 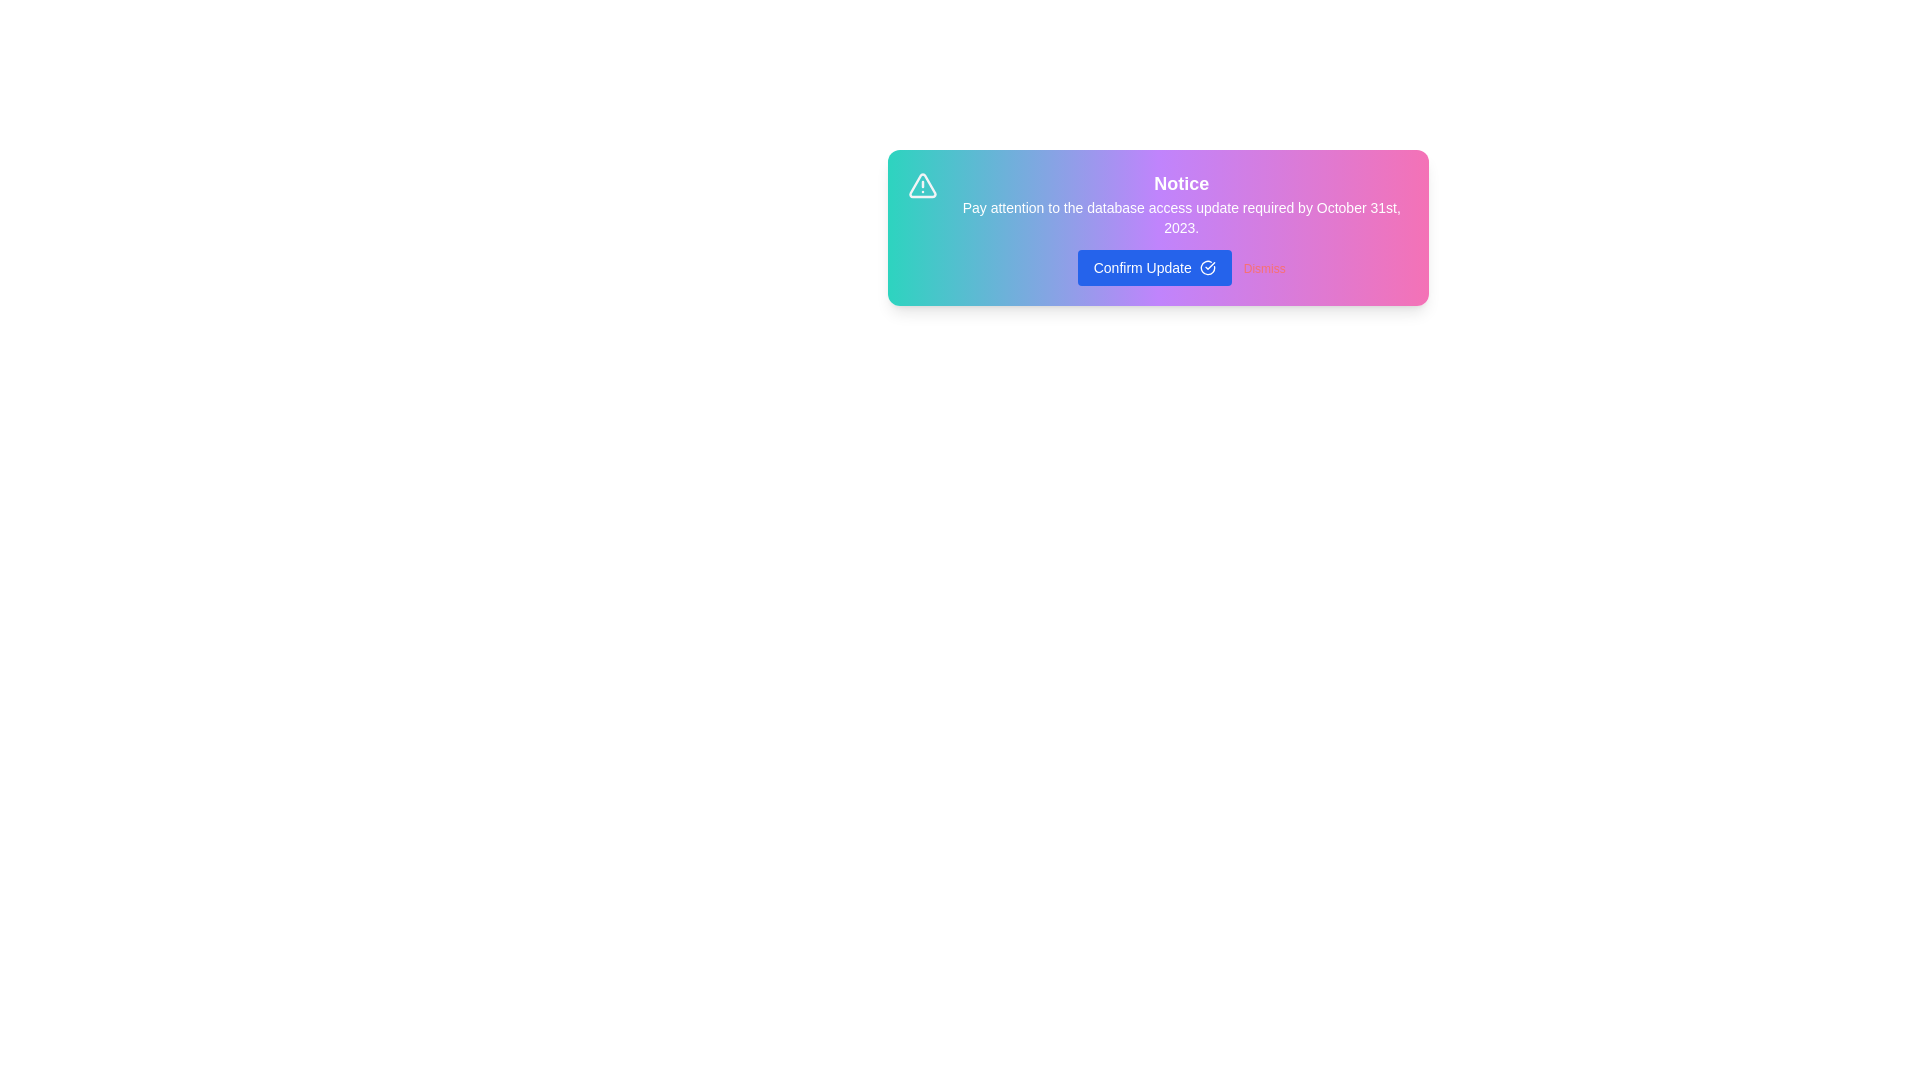 I want to click on the word 'access' in the alert message, so click(x=1009, y=200).